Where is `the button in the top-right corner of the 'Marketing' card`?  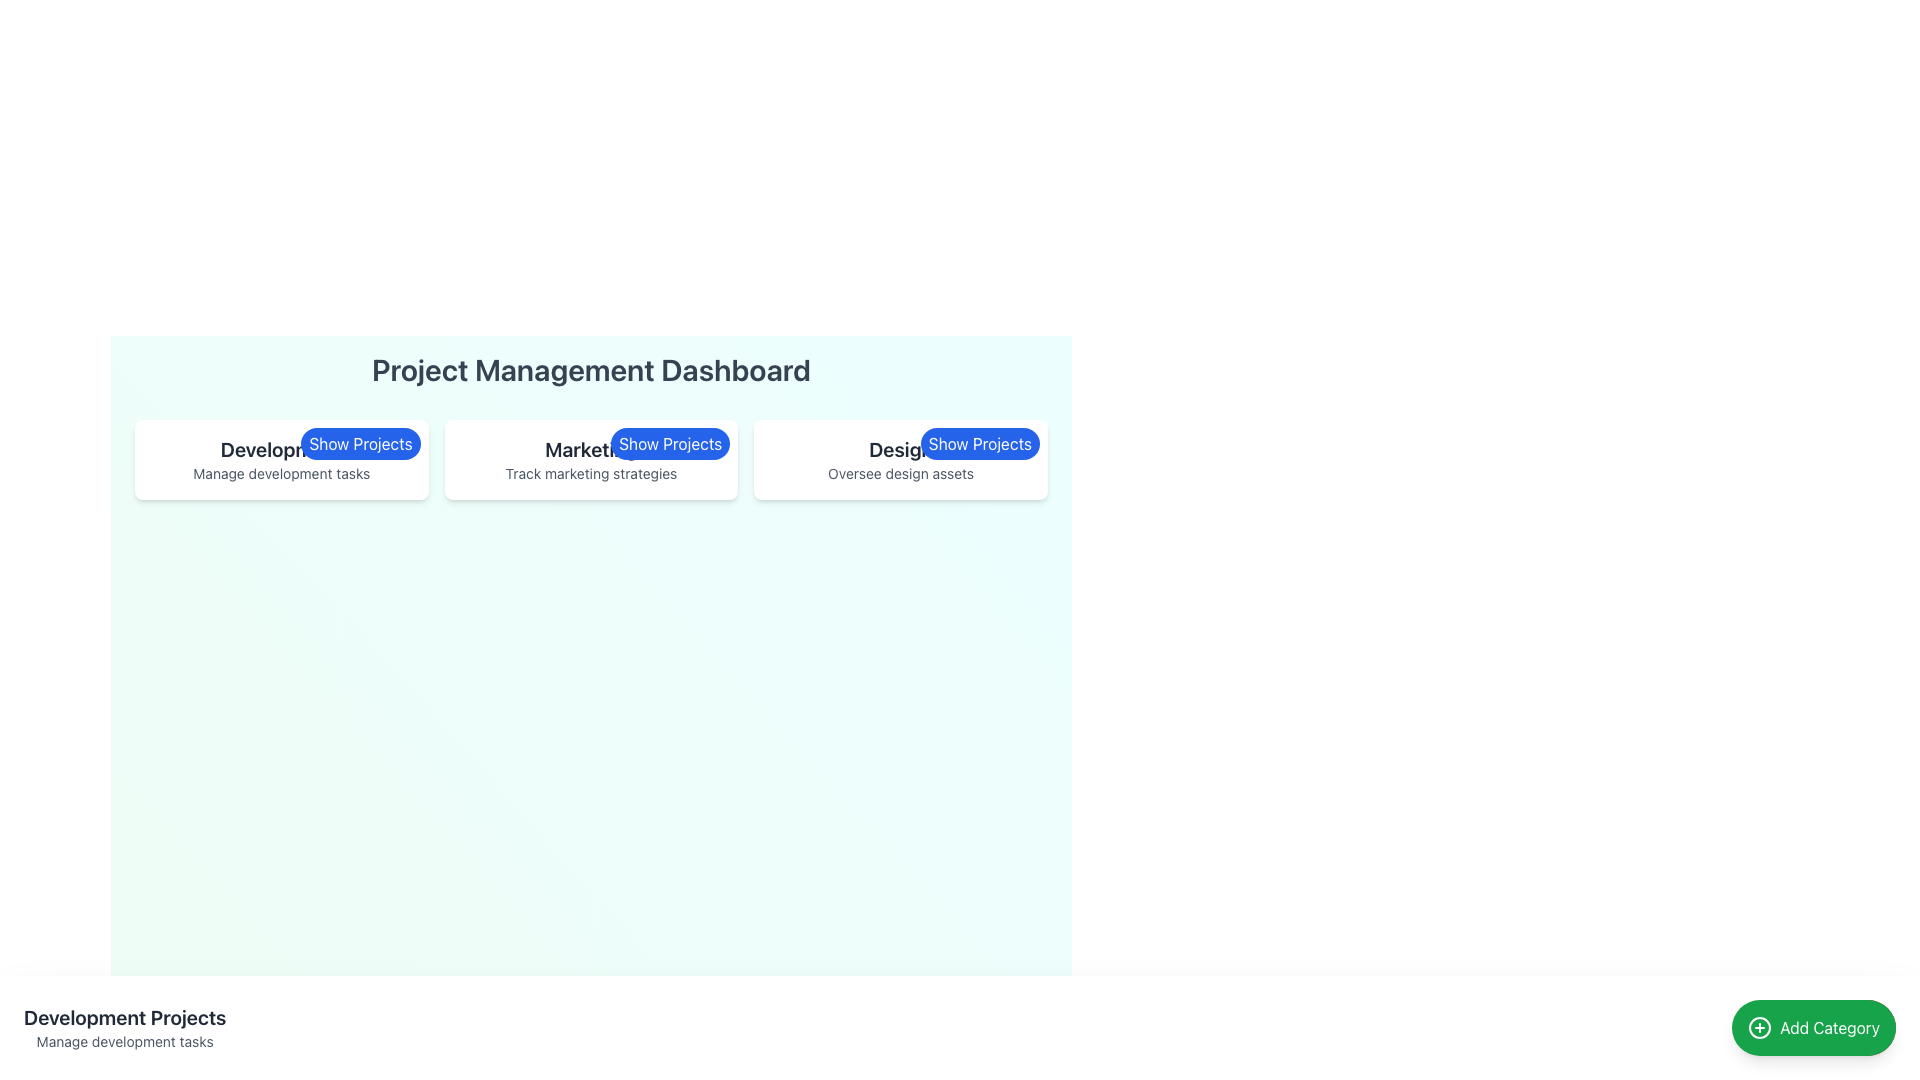
the button in the top-right corner of the 'Marketing' card is located at coordinates (670, 442).